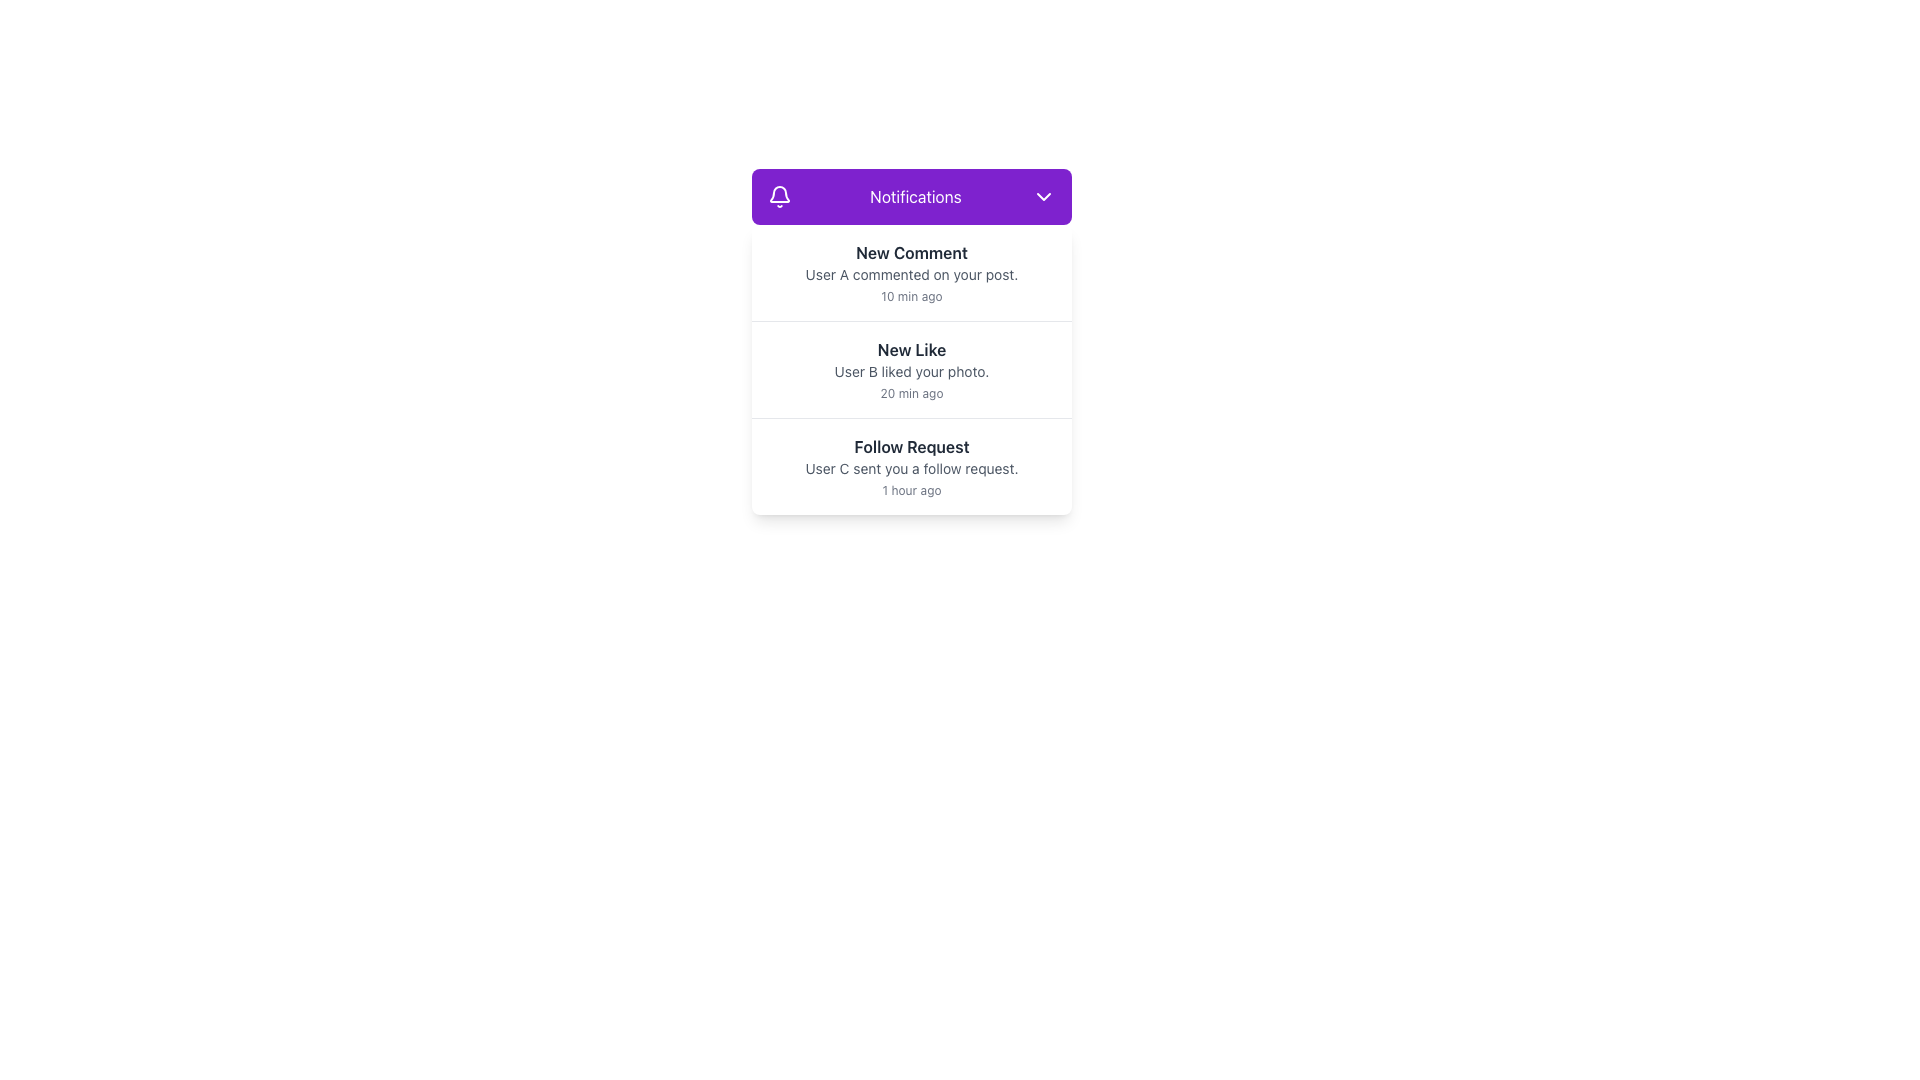 The height and width of the screenshot is (1080, 1920). What do you see at coordinates (911, 370) in the screenshot?
I see `the second notification that informs the user about a like received on their photo, which is positioned between the 'New Comment' notification and the 'Follow Request' notification` at bounding box center [911, 370].